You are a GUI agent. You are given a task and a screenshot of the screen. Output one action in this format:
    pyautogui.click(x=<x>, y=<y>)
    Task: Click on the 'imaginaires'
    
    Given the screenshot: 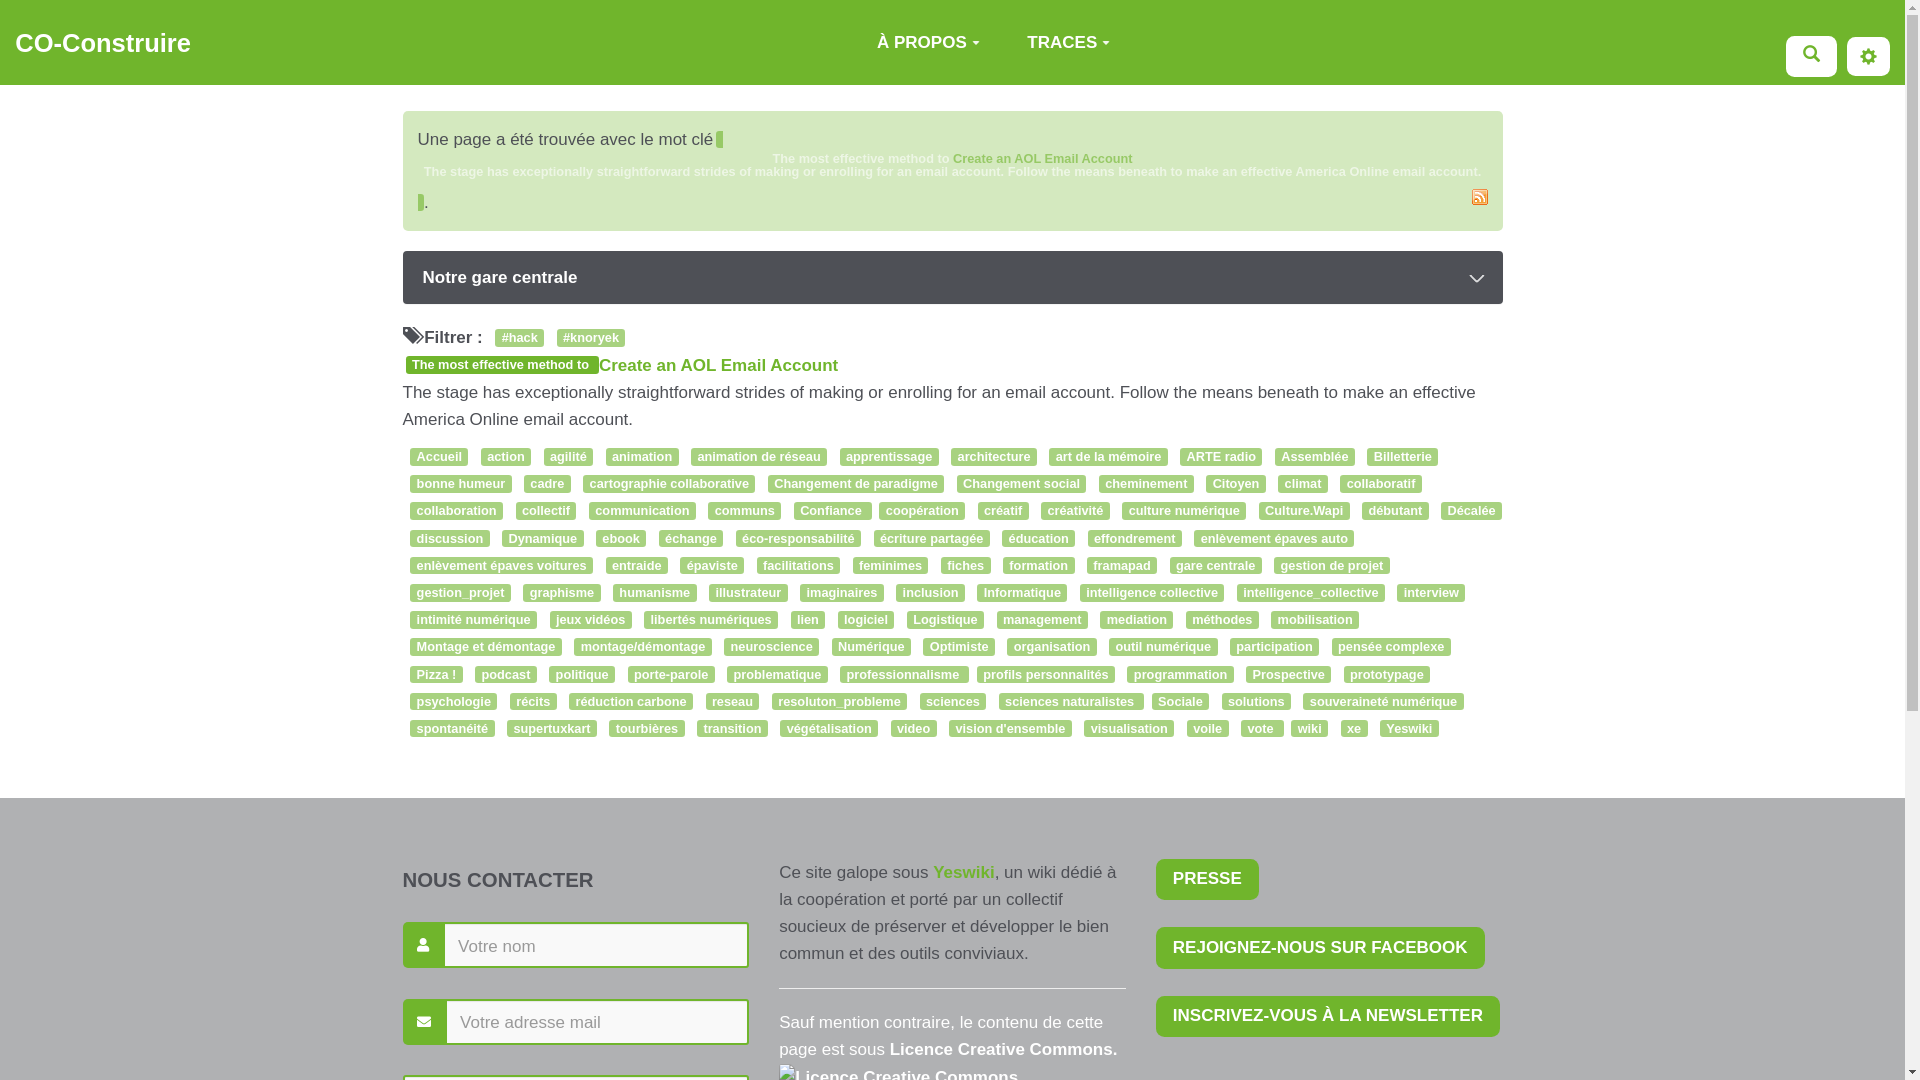 What is the action you would take?
    pyautogui.click(x=841, y=592)
    